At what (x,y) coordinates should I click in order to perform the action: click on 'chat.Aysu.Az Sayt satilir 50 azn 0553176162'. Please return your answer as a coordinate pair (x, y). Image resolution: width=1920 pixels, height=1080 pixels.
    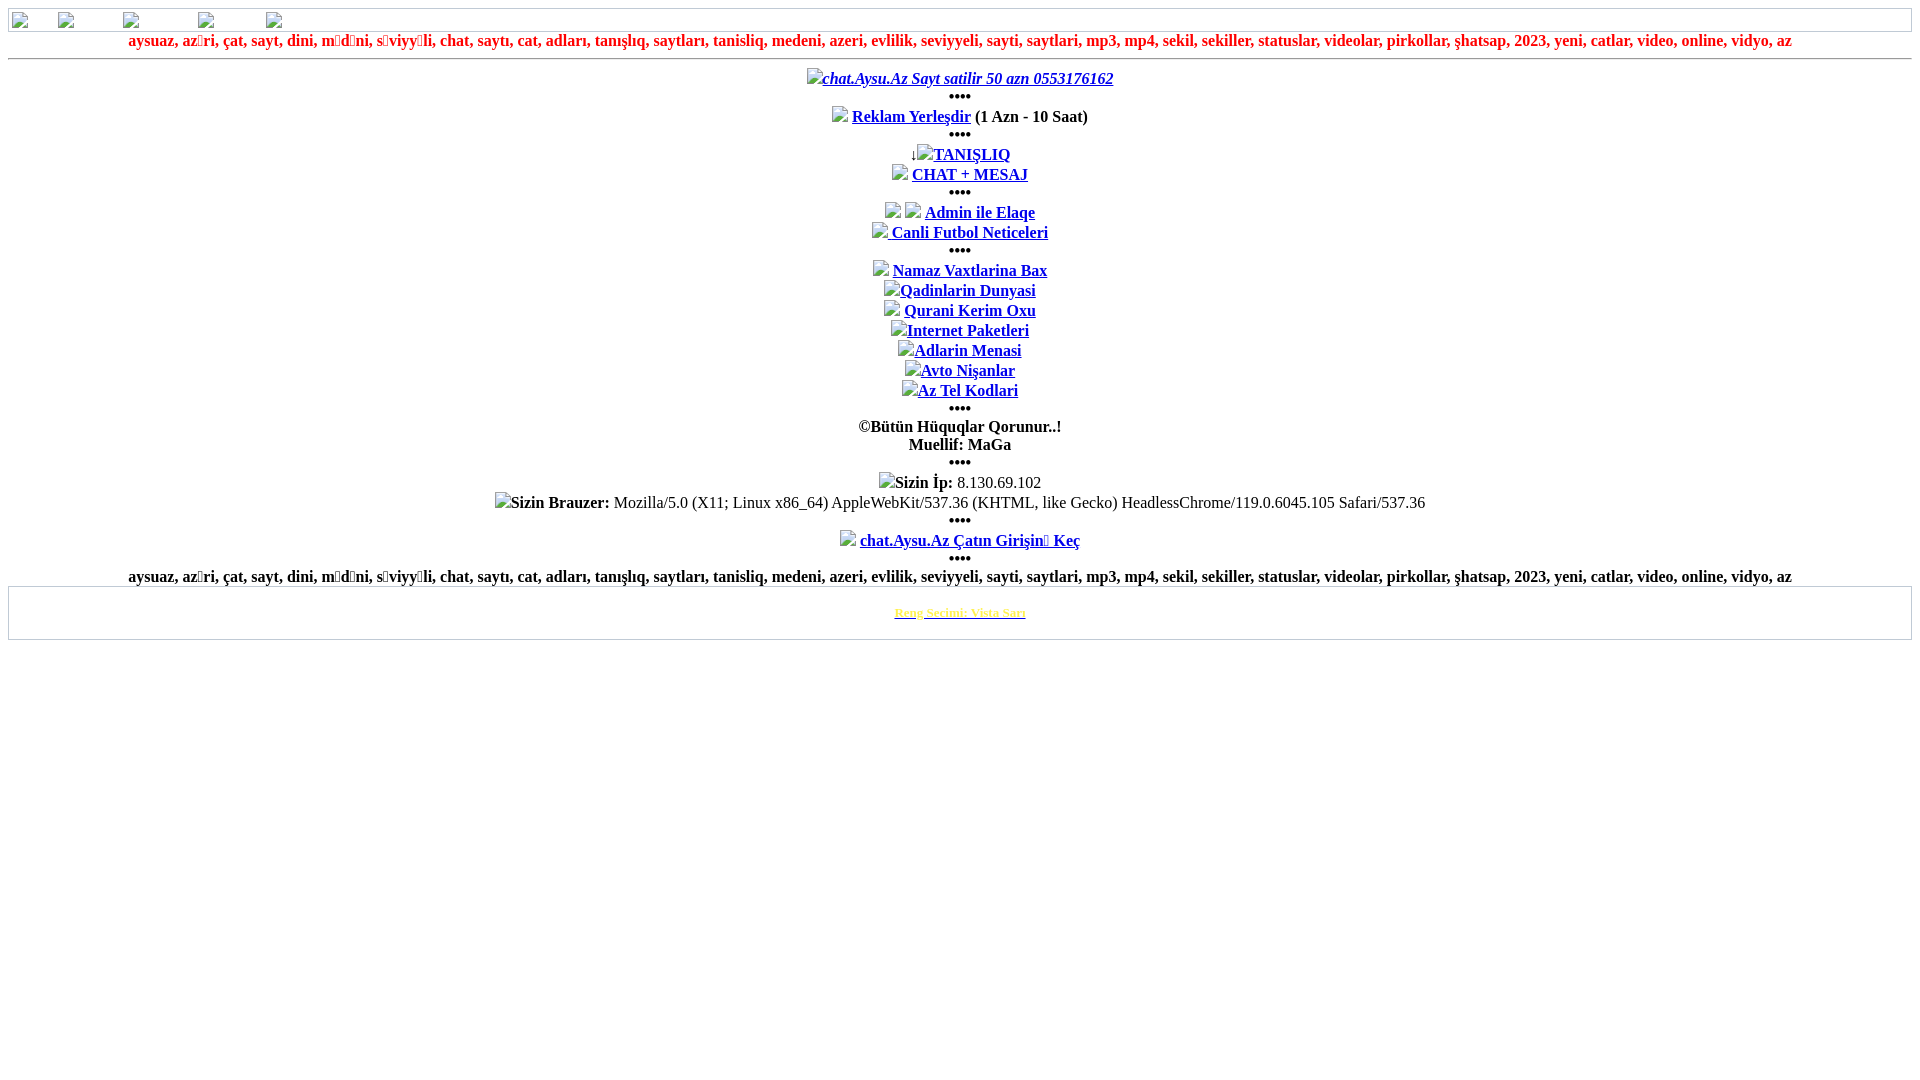
    Looking at the image, I should click on (968, 77).